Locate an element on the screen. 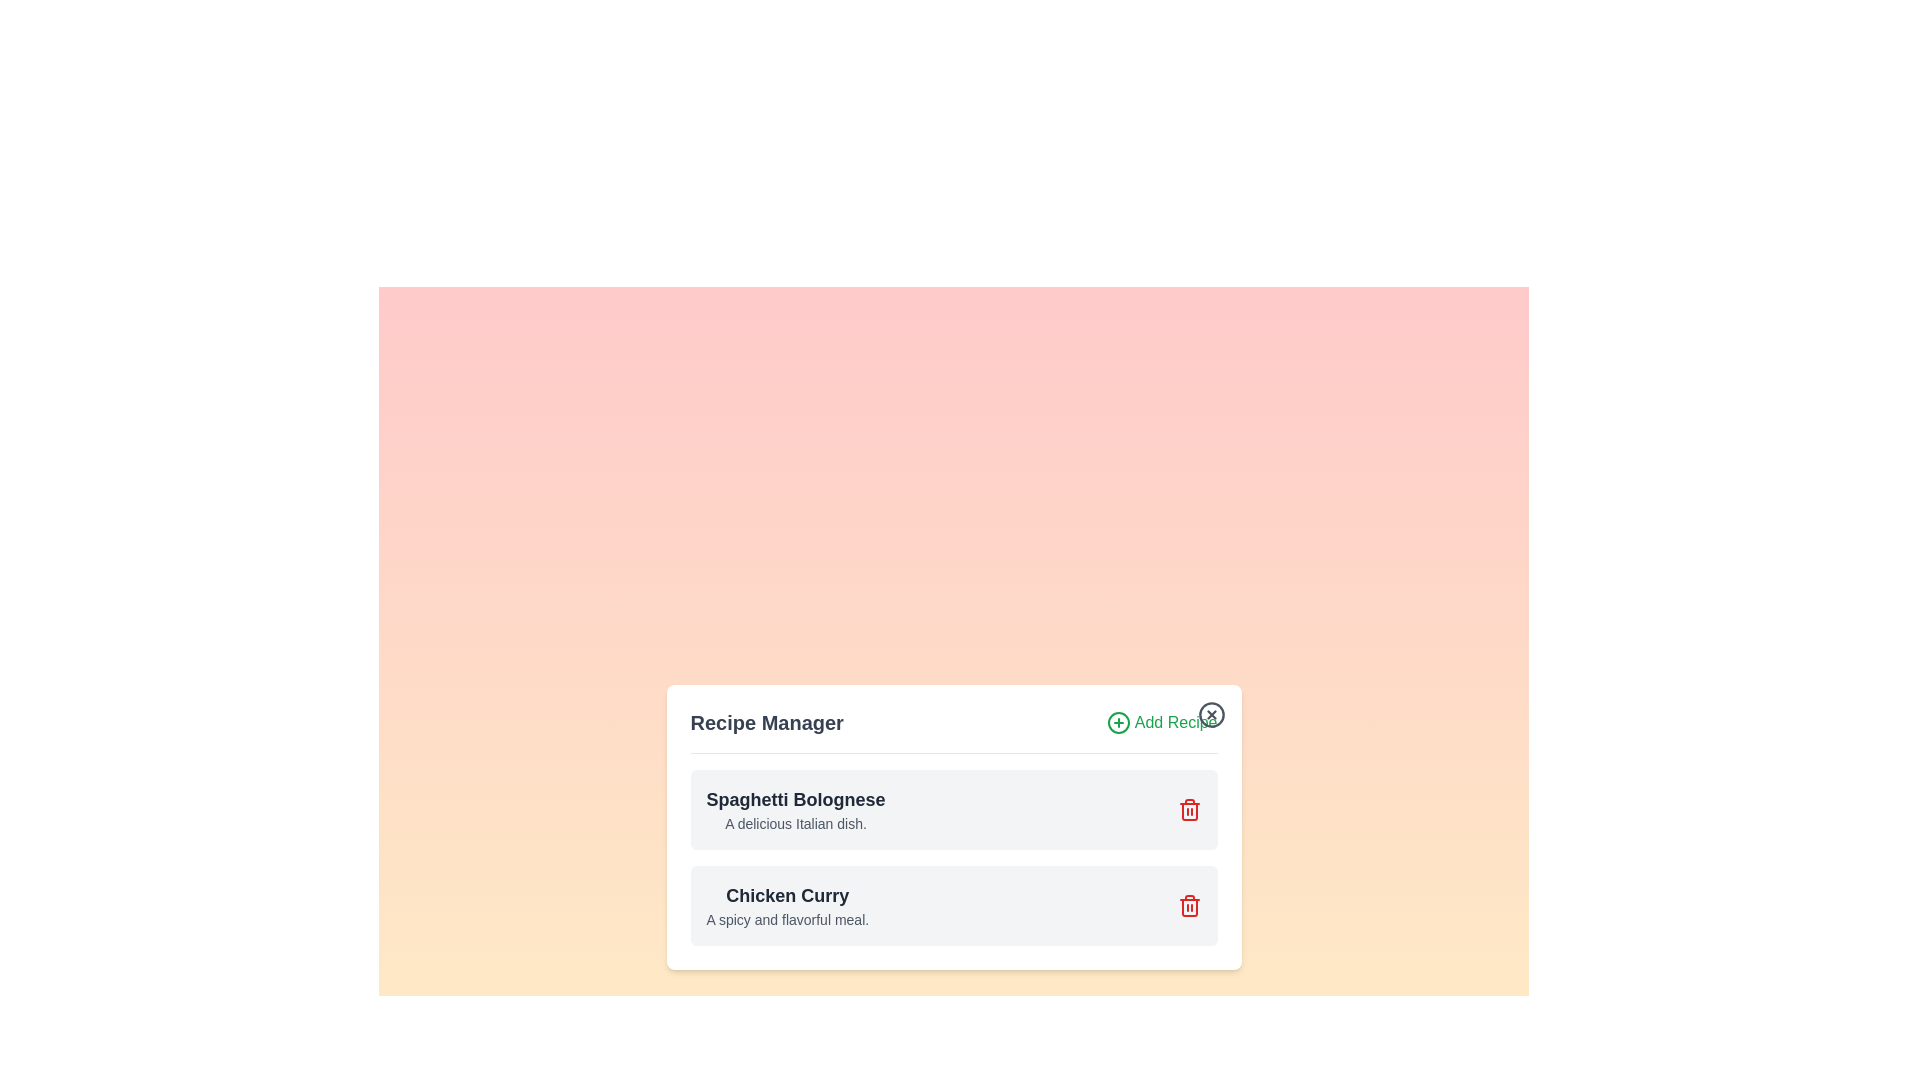 This screenshot has width=1920, height=1080. the static text label element representing the first recipe item in the 'Recipe Manager' list is located at coordinates (795, 798).